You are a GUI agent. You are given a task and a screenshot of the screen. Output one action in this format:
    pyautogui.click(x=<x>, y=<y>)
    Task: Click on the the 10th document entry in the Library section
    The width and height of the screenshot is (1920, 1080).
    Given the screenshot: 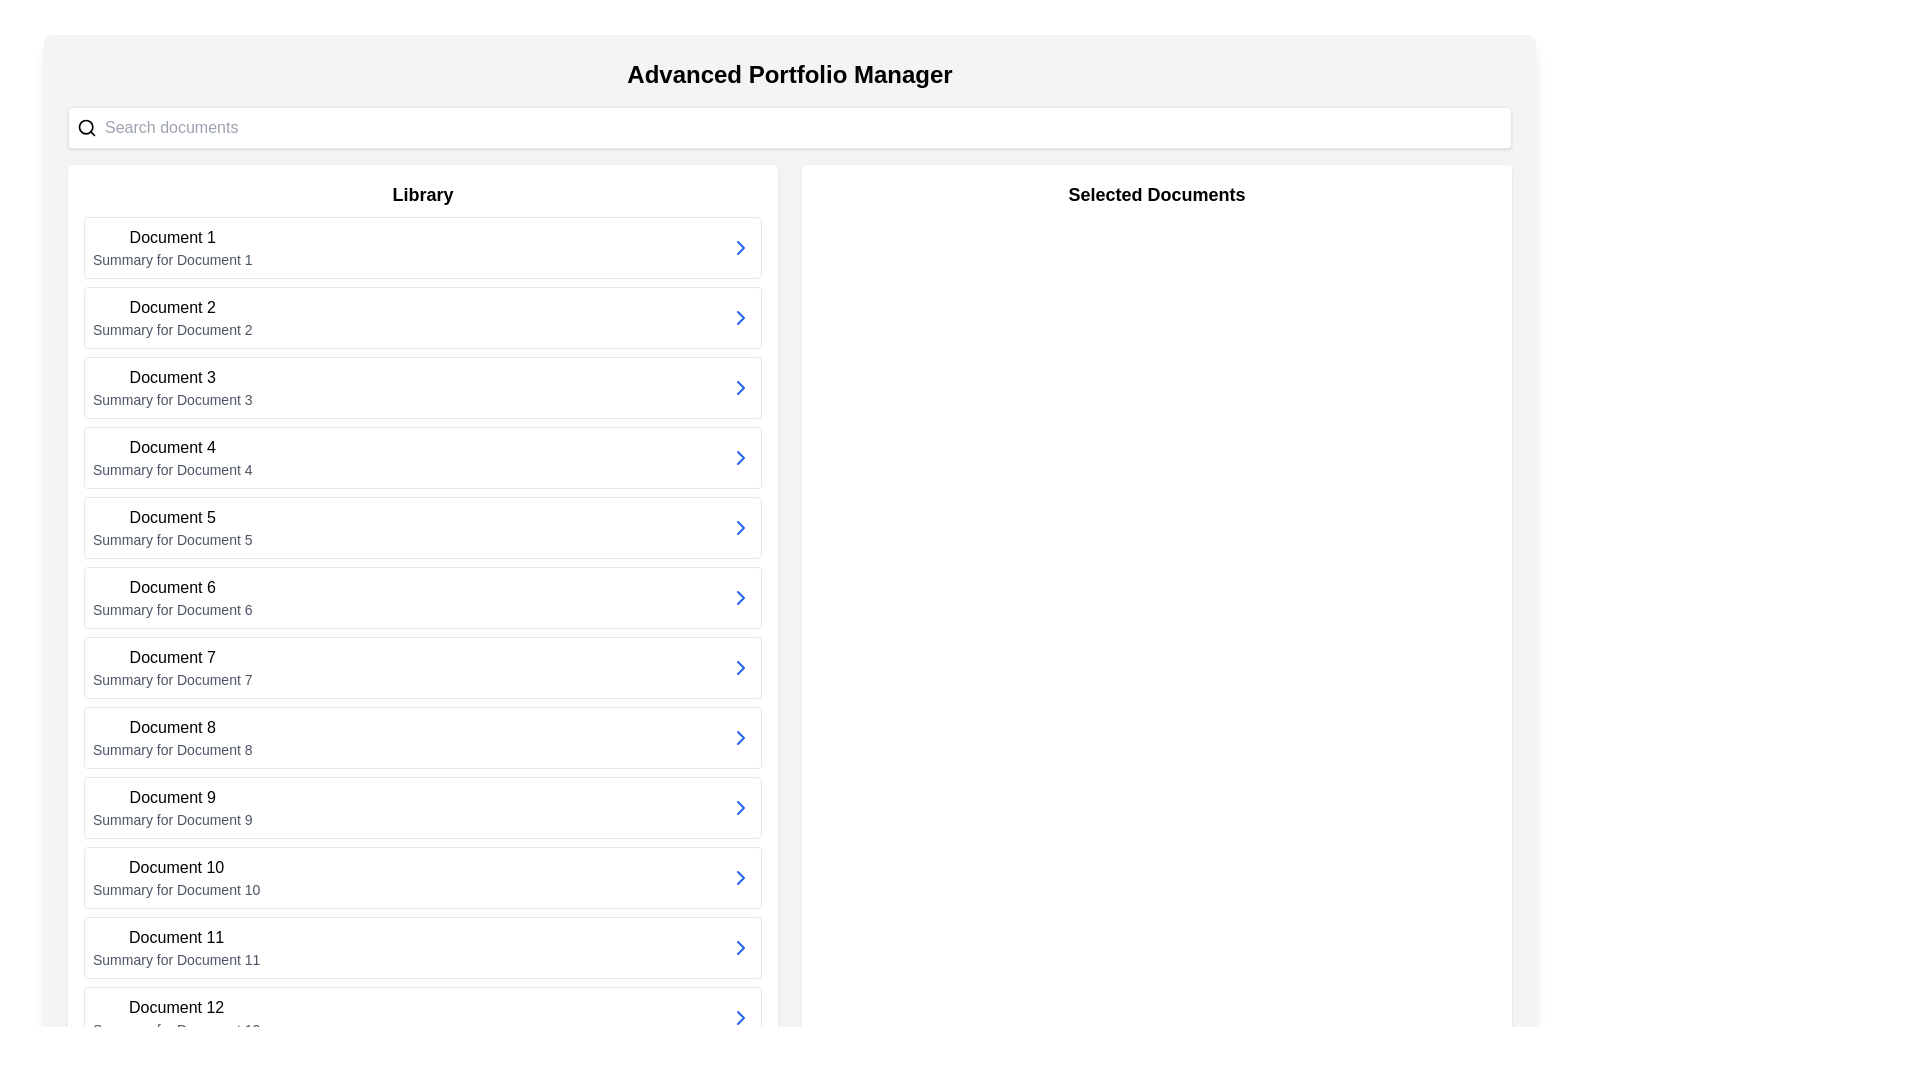 What is the action you would take?
    pyautogui.click(x=421, y=877)
    